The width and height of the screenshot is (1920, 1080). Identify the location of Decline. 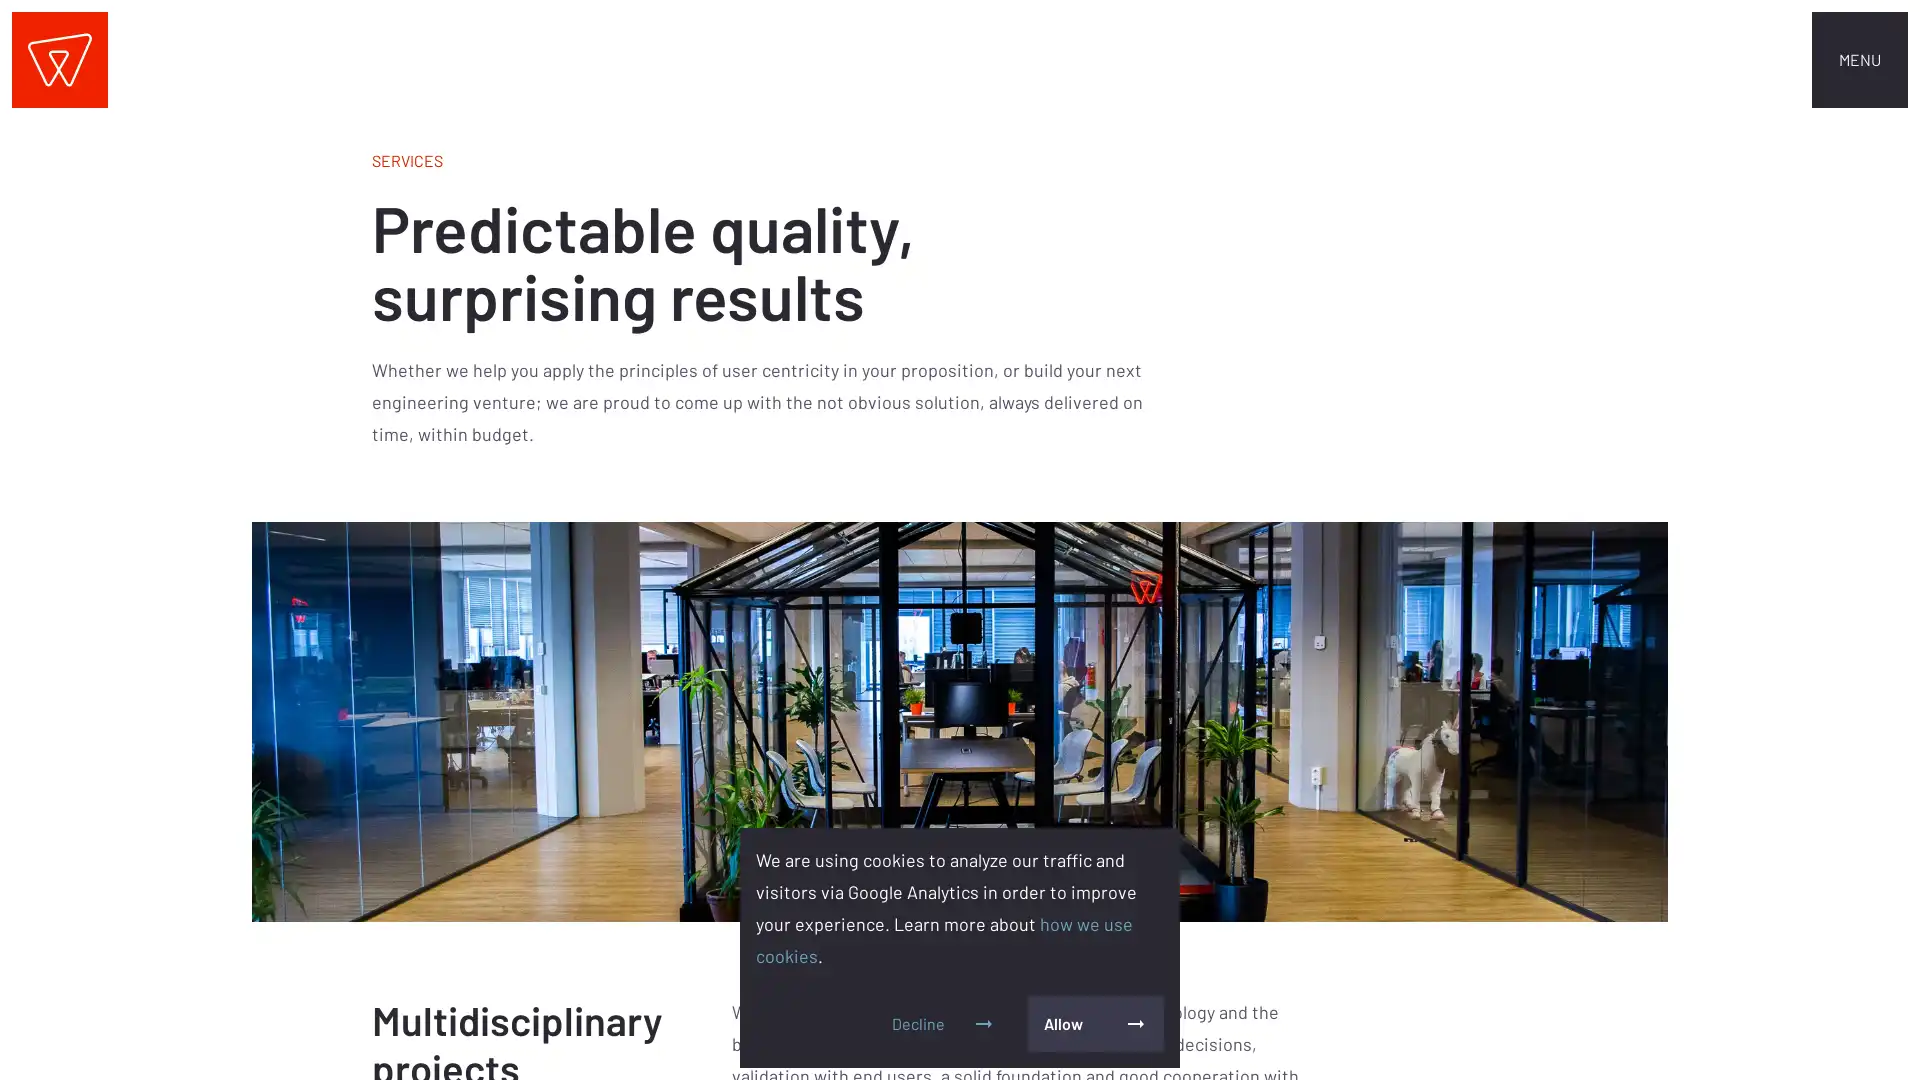
(943, 1023).